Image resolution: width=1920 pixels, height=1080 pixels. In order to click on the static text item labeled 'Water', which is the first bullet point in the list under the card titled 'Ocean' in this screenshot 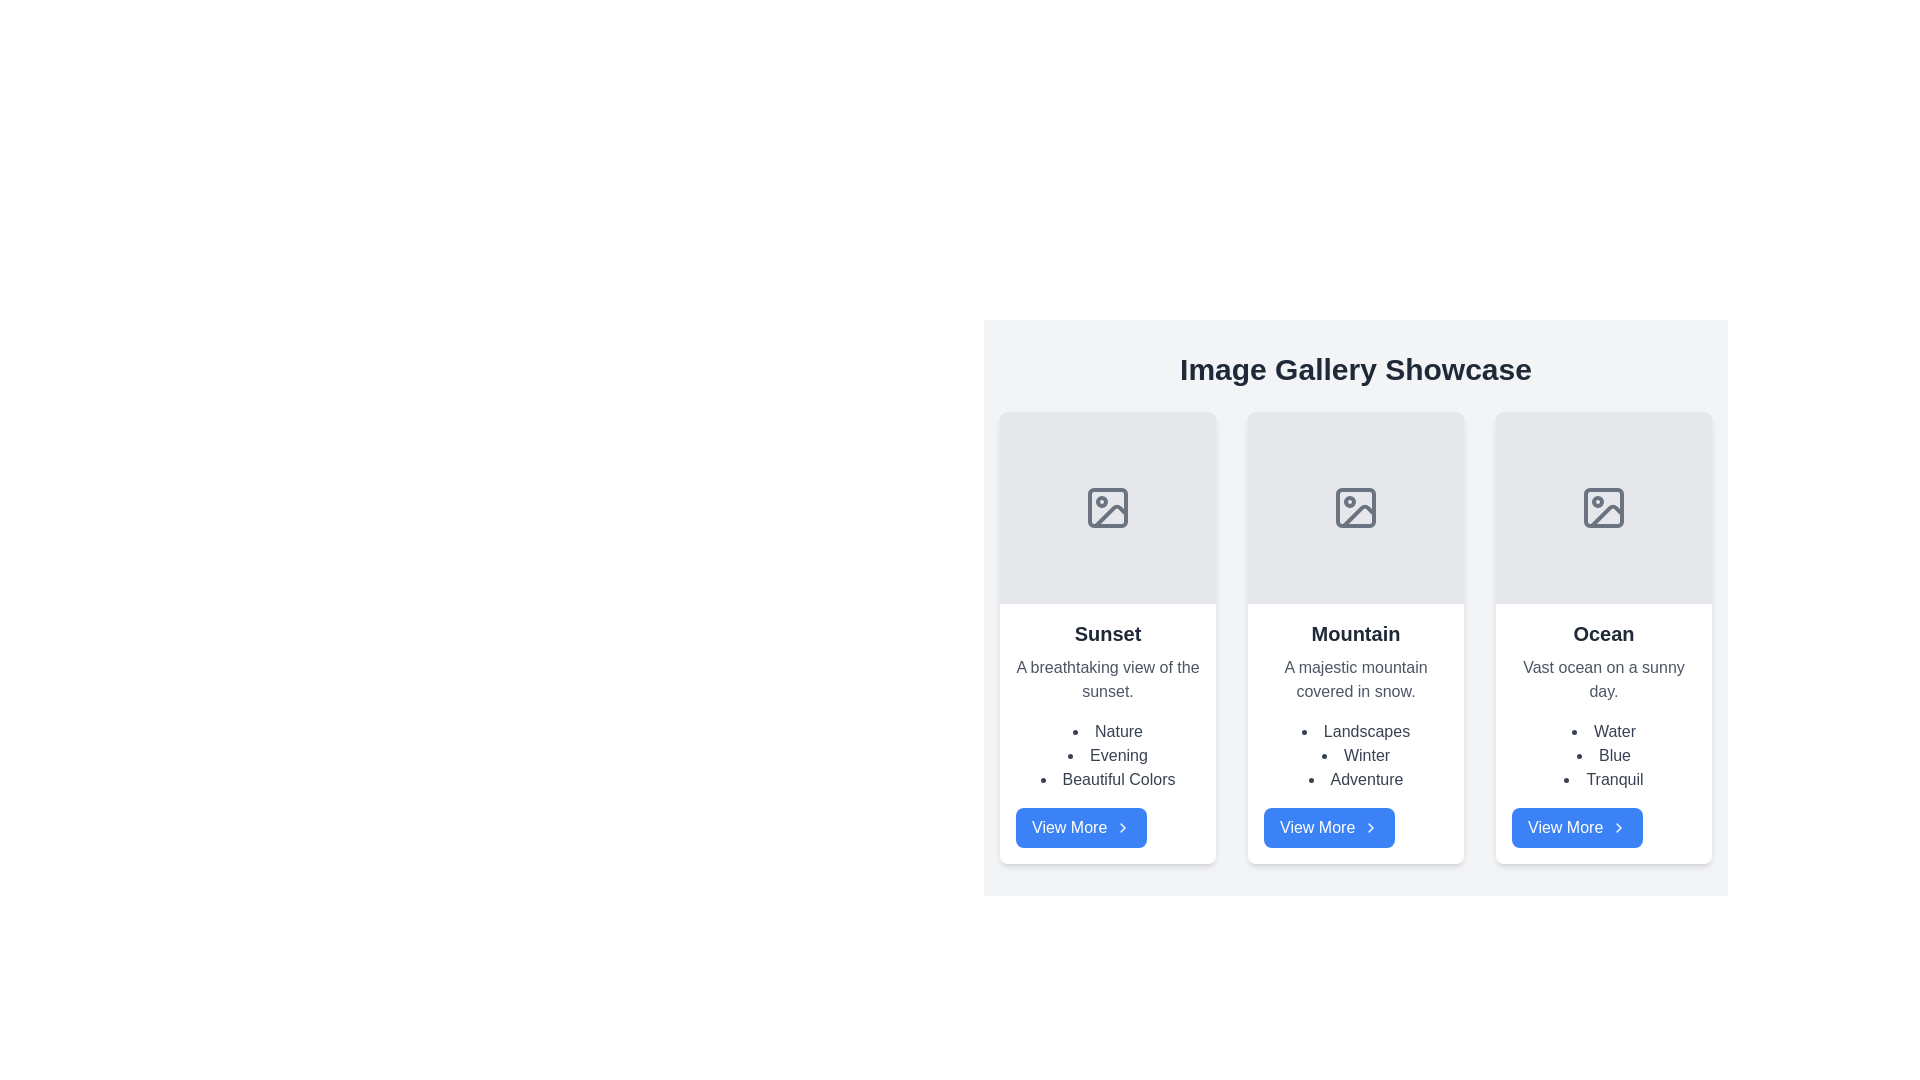, I will do `click(1603, 733)`.